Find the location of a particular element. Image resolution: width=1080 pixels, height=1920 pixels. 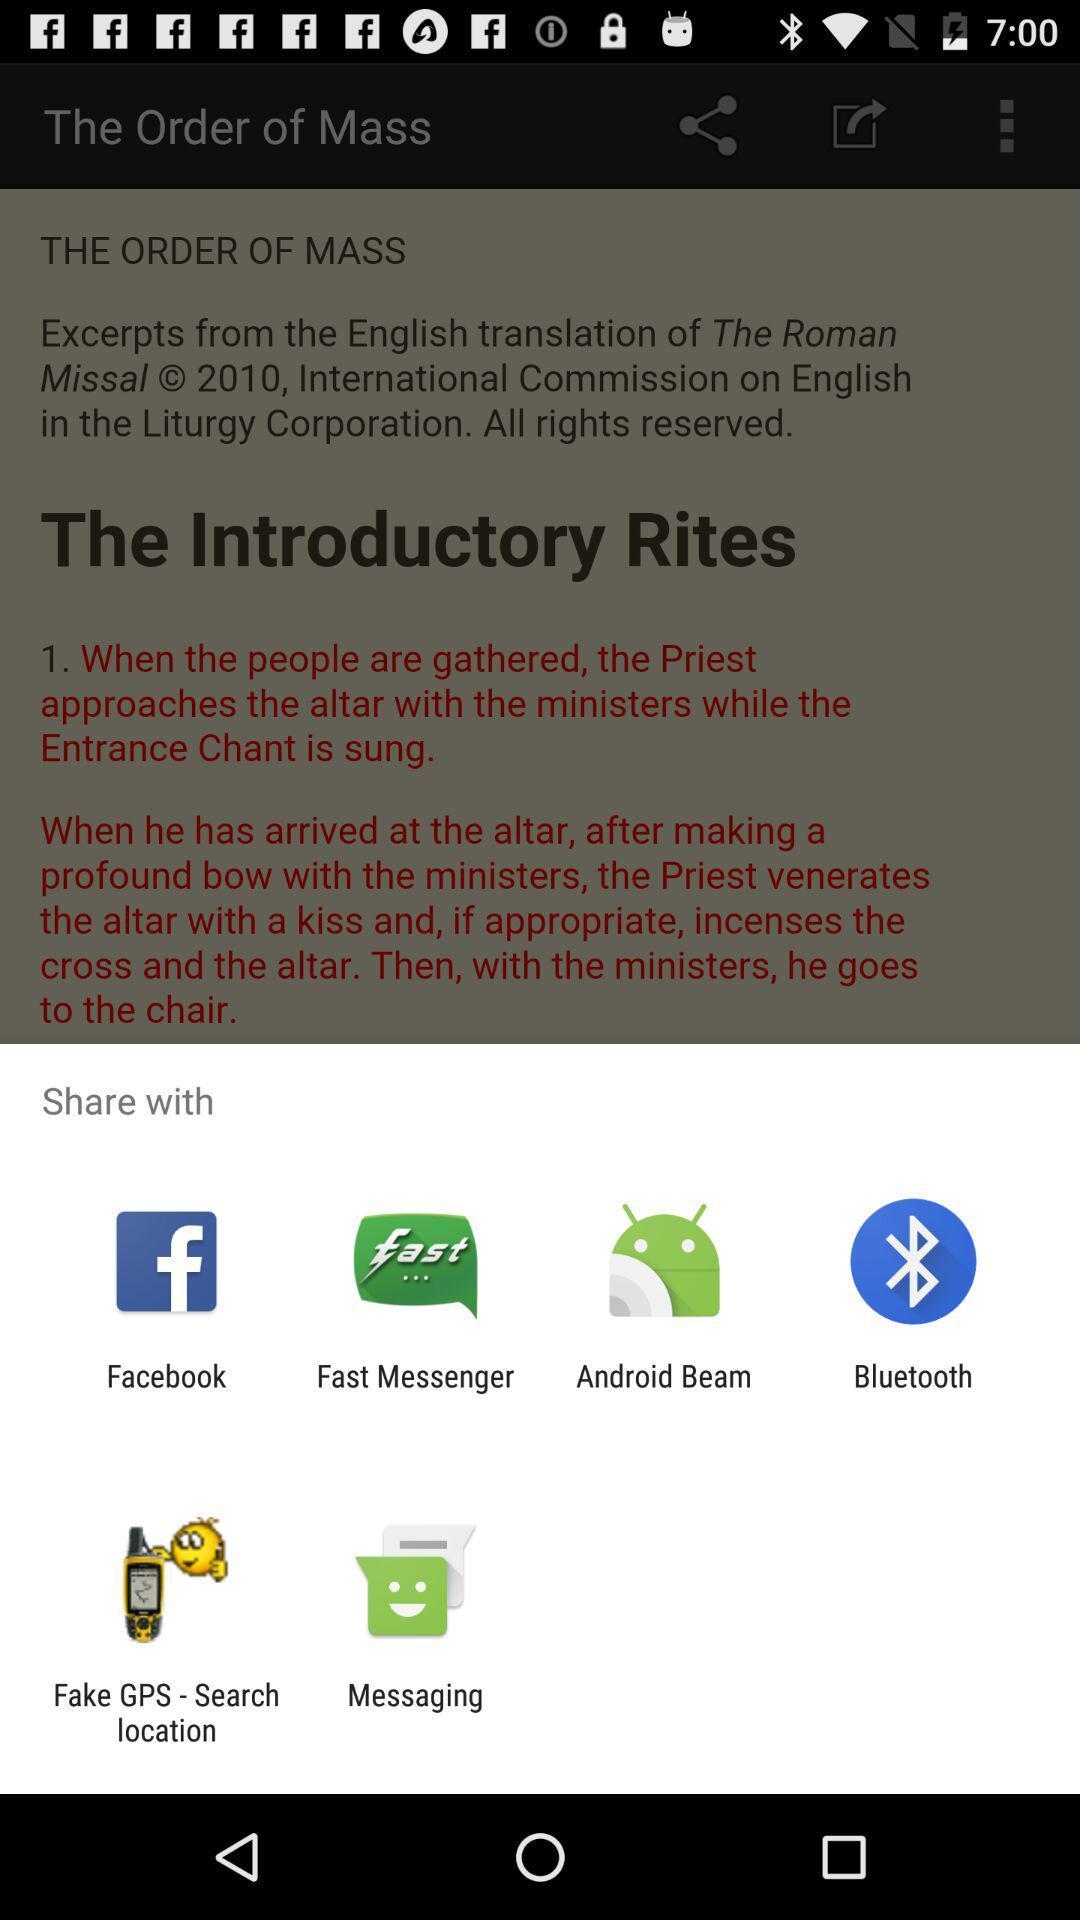

fake gps search item is located at coordinates (165, 1711).